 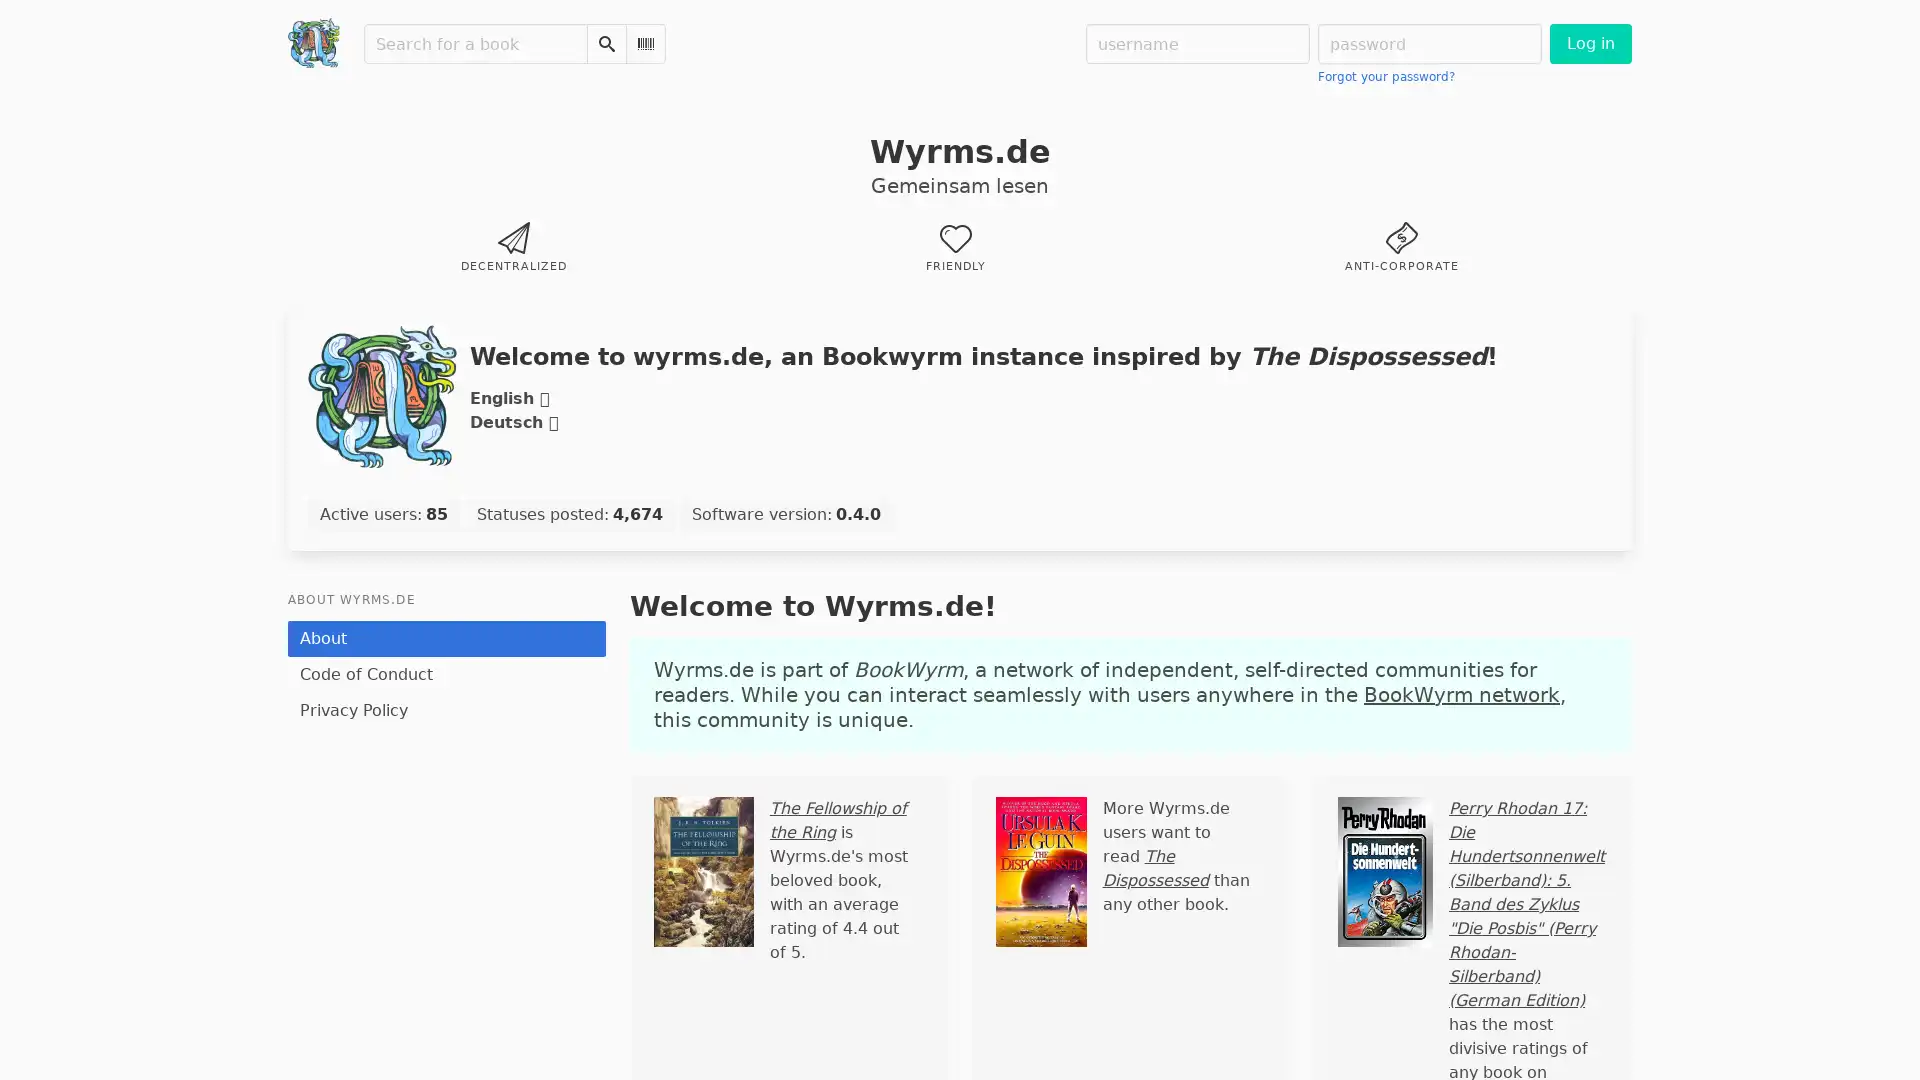 What do you see at coordinates (605, 43) in the screenshot?
I see `Search` at bounding box center [605, 43].